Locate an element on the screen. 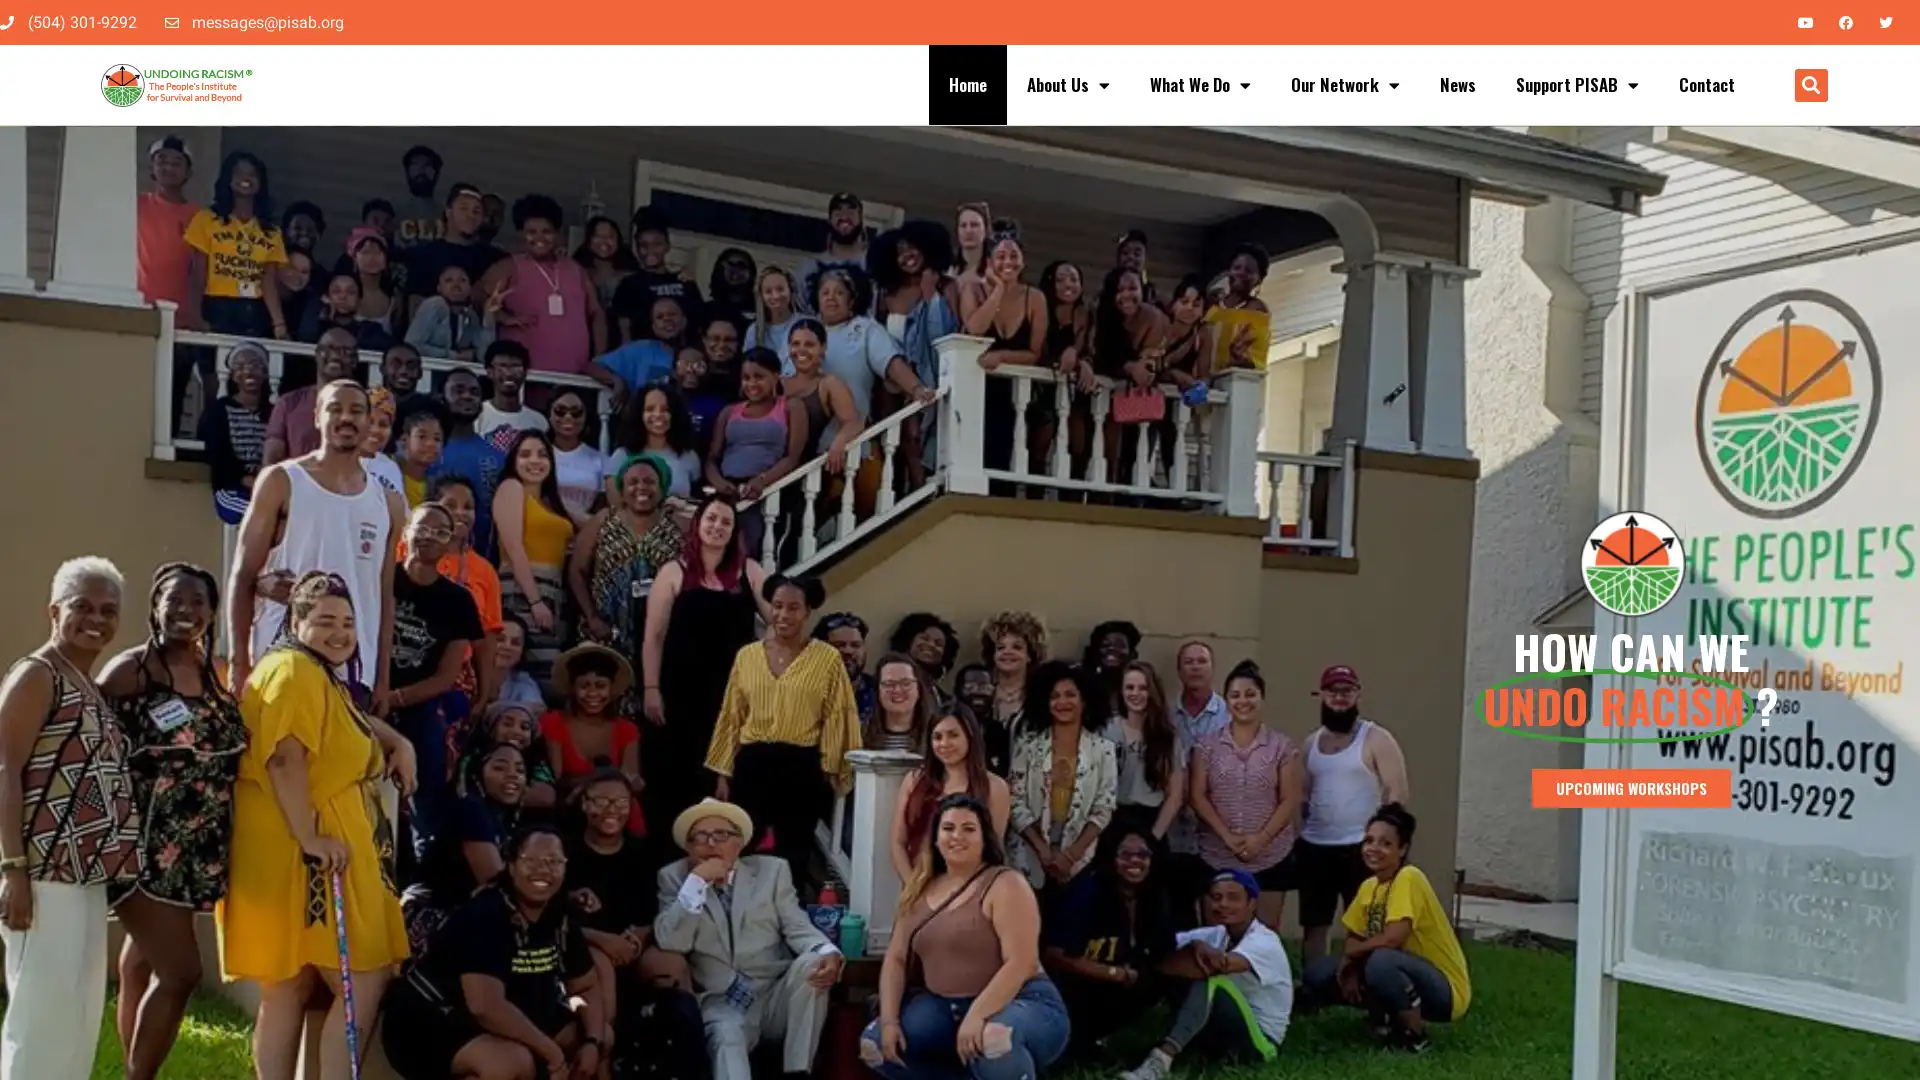 This screenshot has height=1080, width=1920. UPCOMING WORKSHOPS is located at coordinates (1631, 787).